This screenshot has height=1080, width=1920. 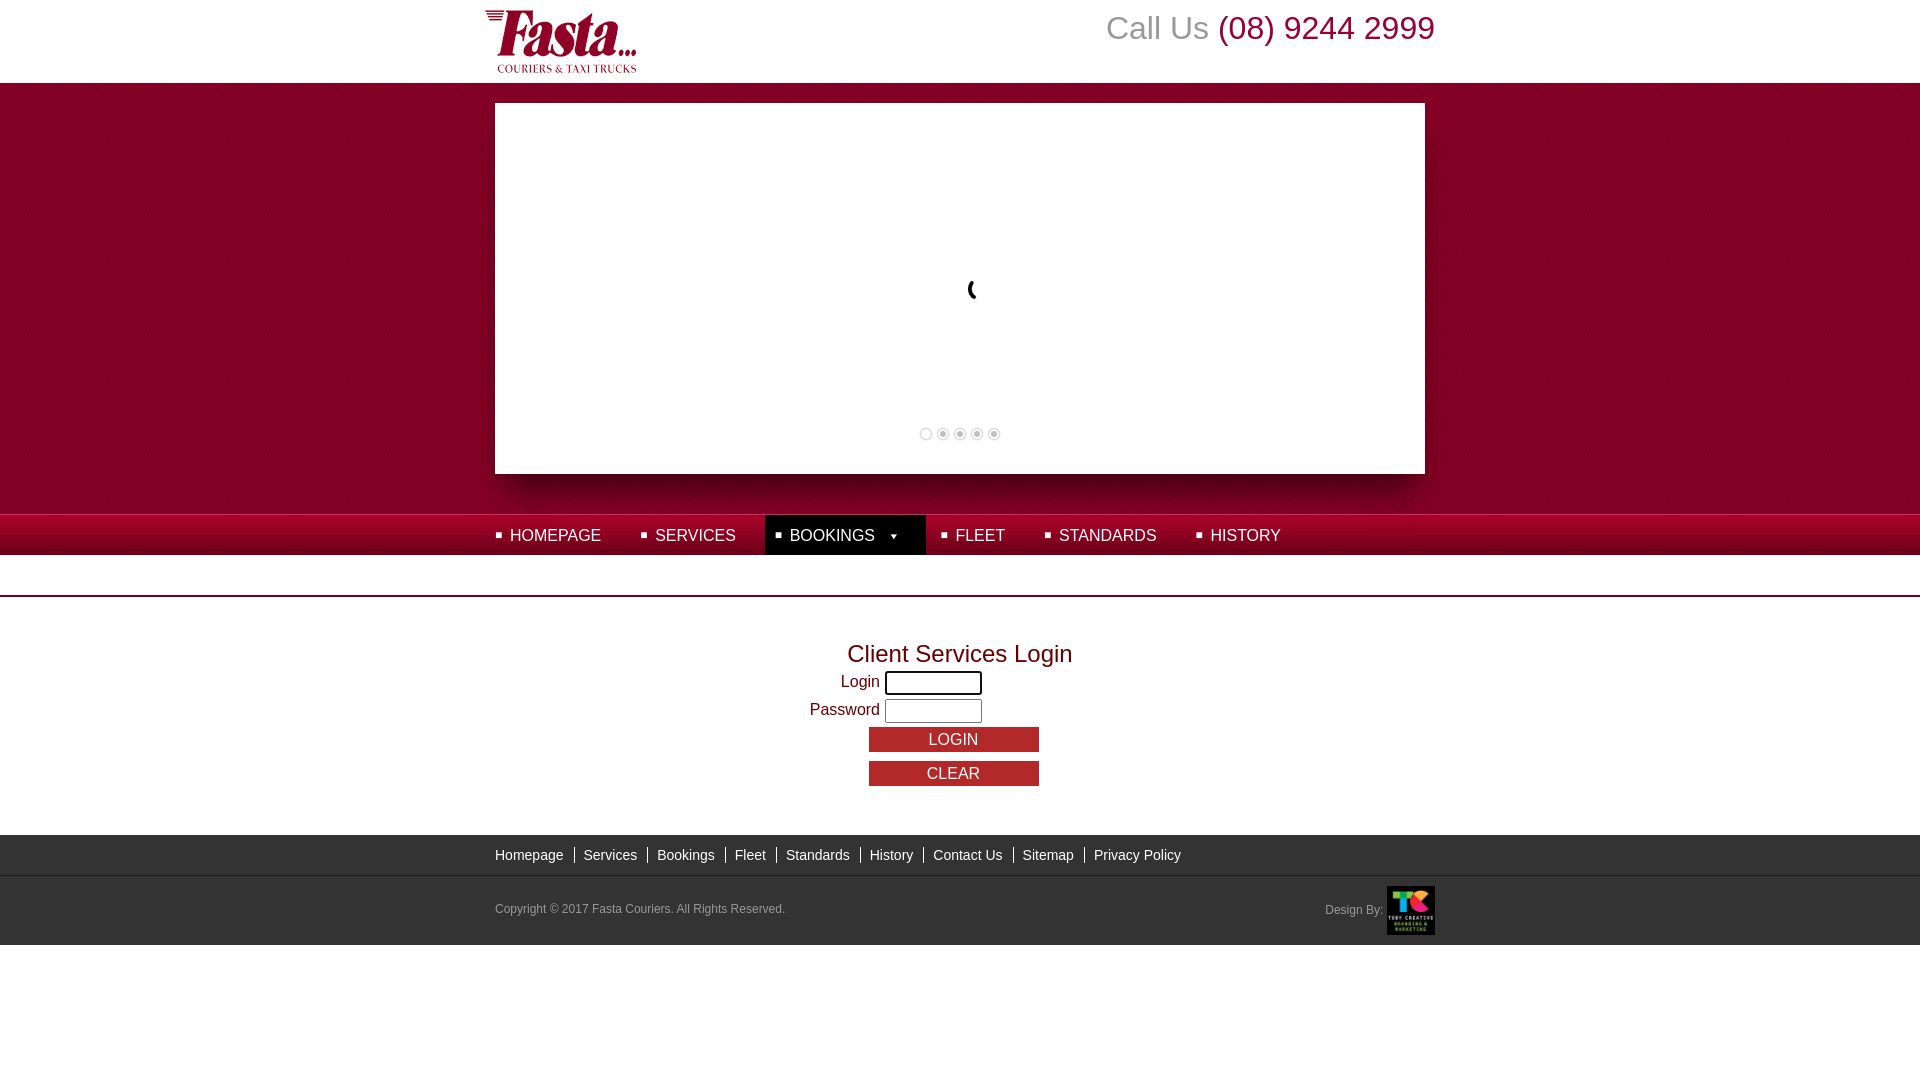 I want to click on 'STANDARDS', so click(x=1107, y=534).